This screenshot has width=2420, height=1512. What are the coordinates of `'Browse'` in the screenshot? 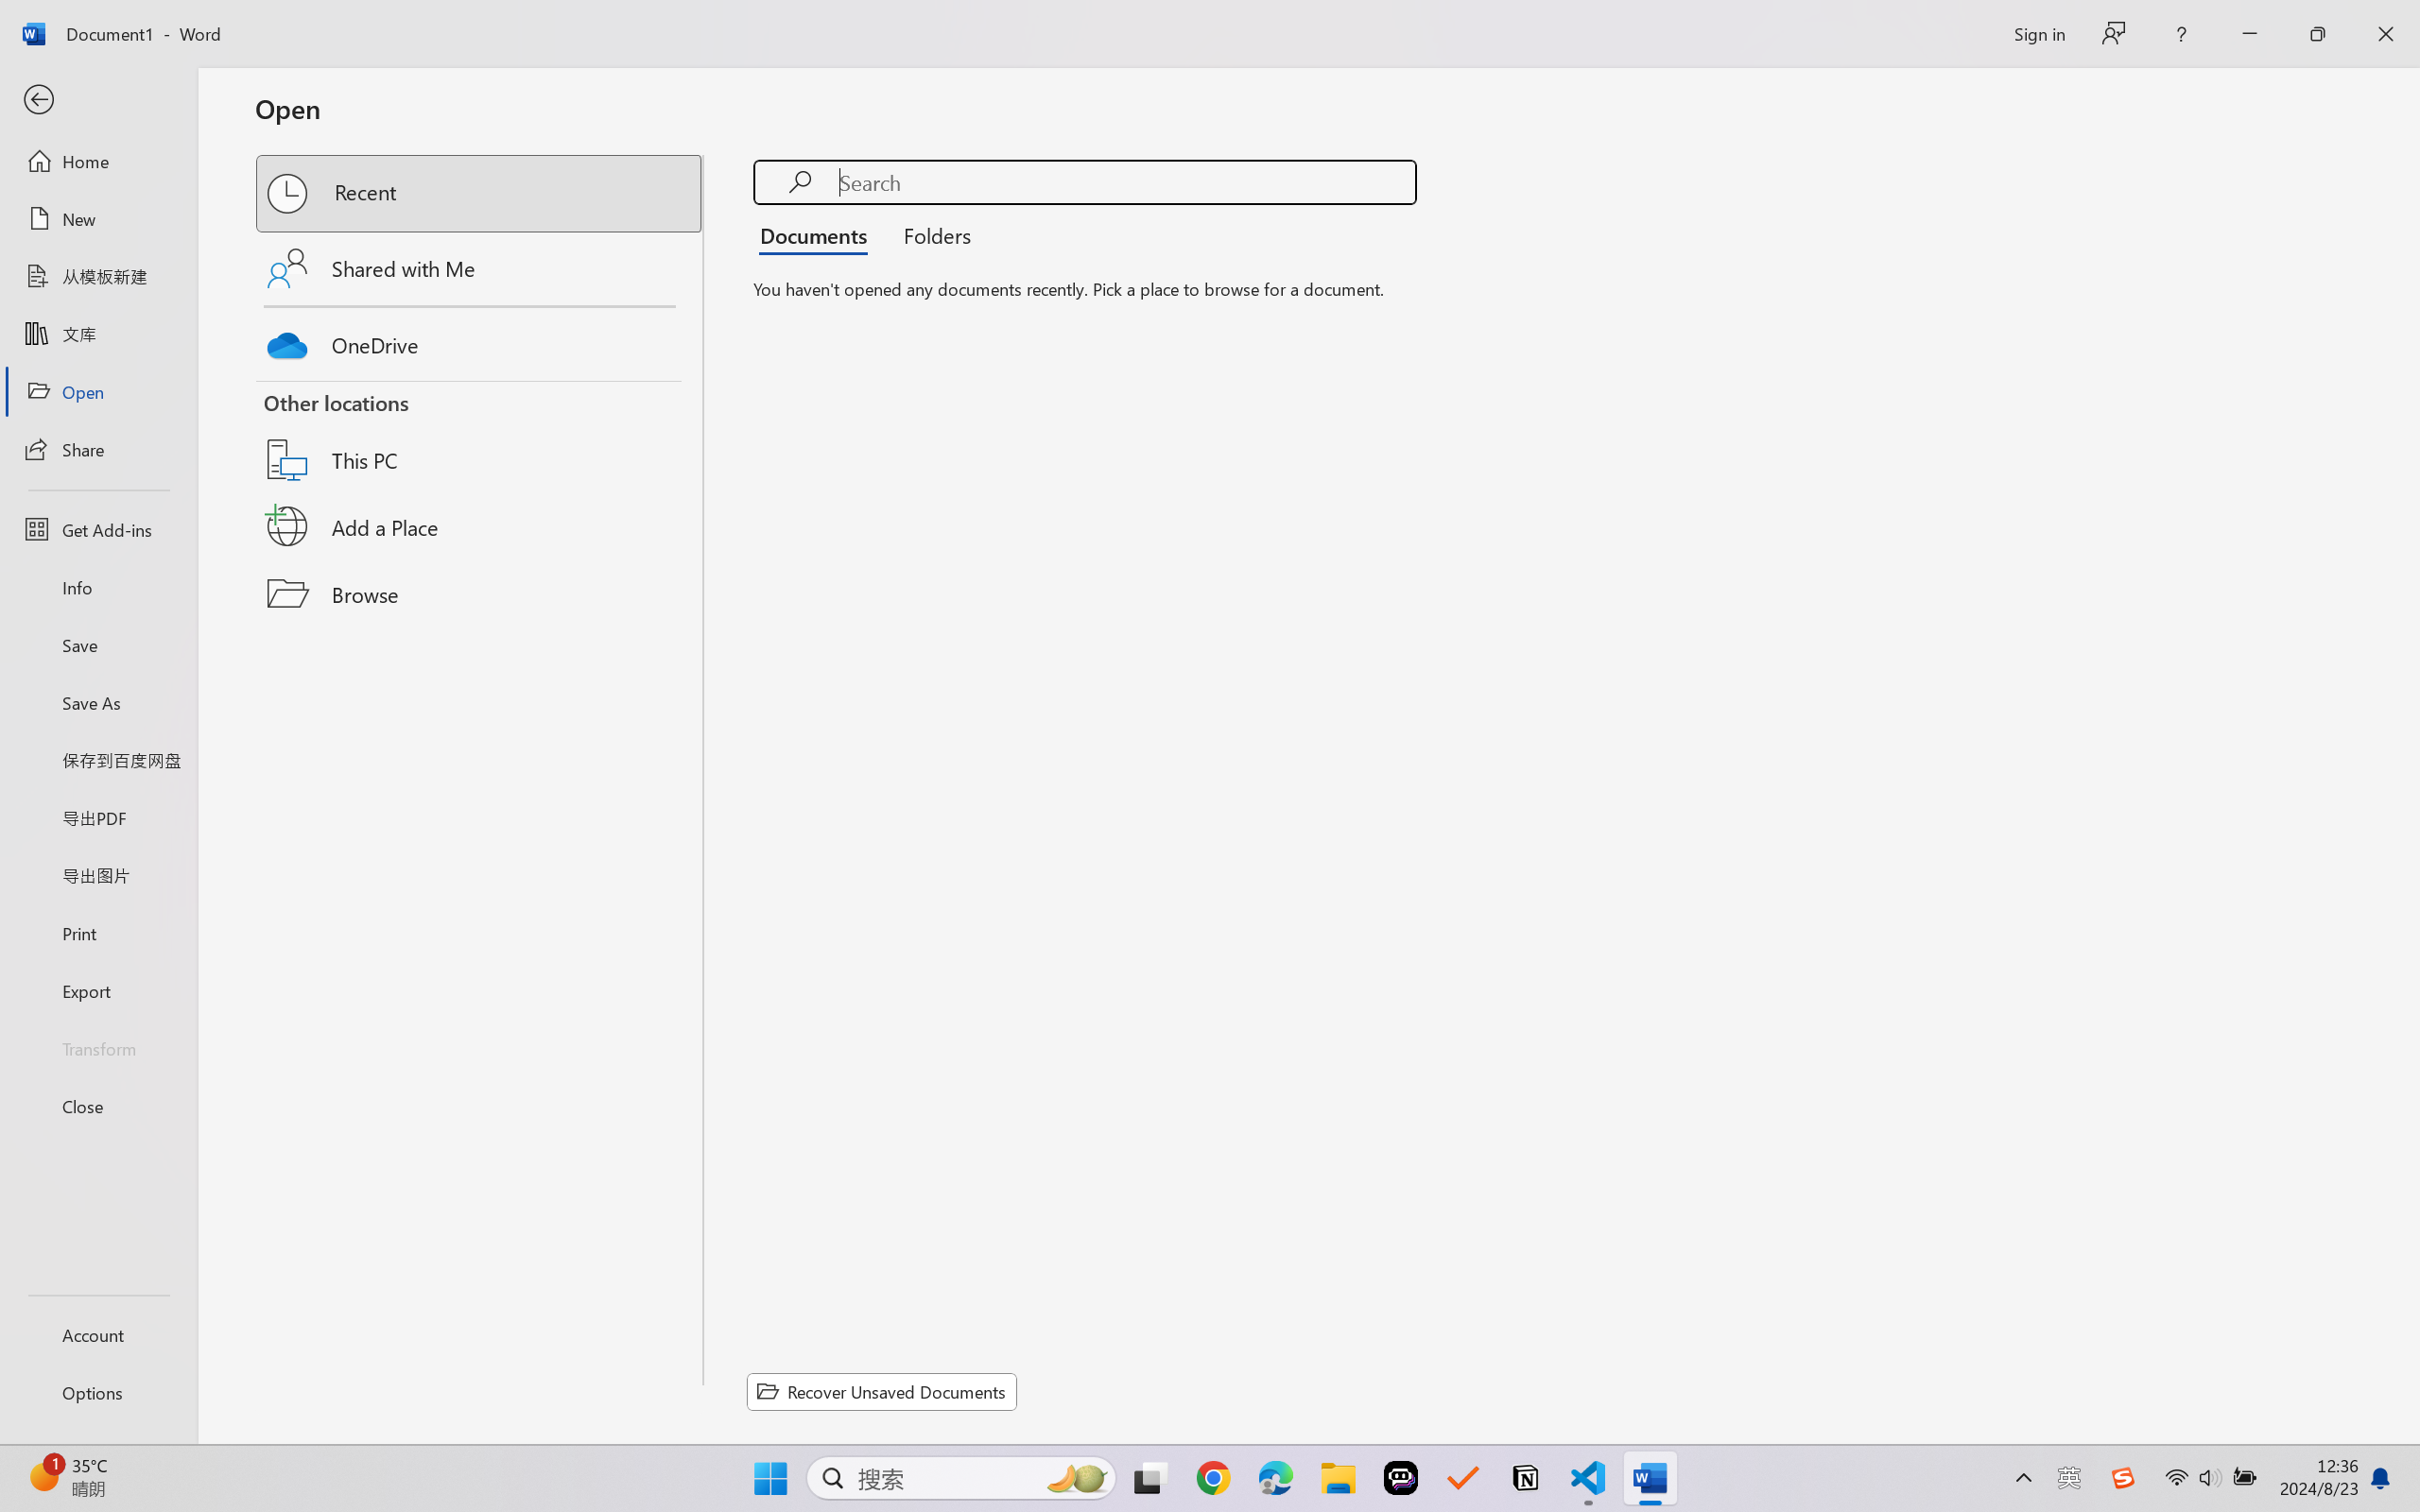 It's located at (480, 593).